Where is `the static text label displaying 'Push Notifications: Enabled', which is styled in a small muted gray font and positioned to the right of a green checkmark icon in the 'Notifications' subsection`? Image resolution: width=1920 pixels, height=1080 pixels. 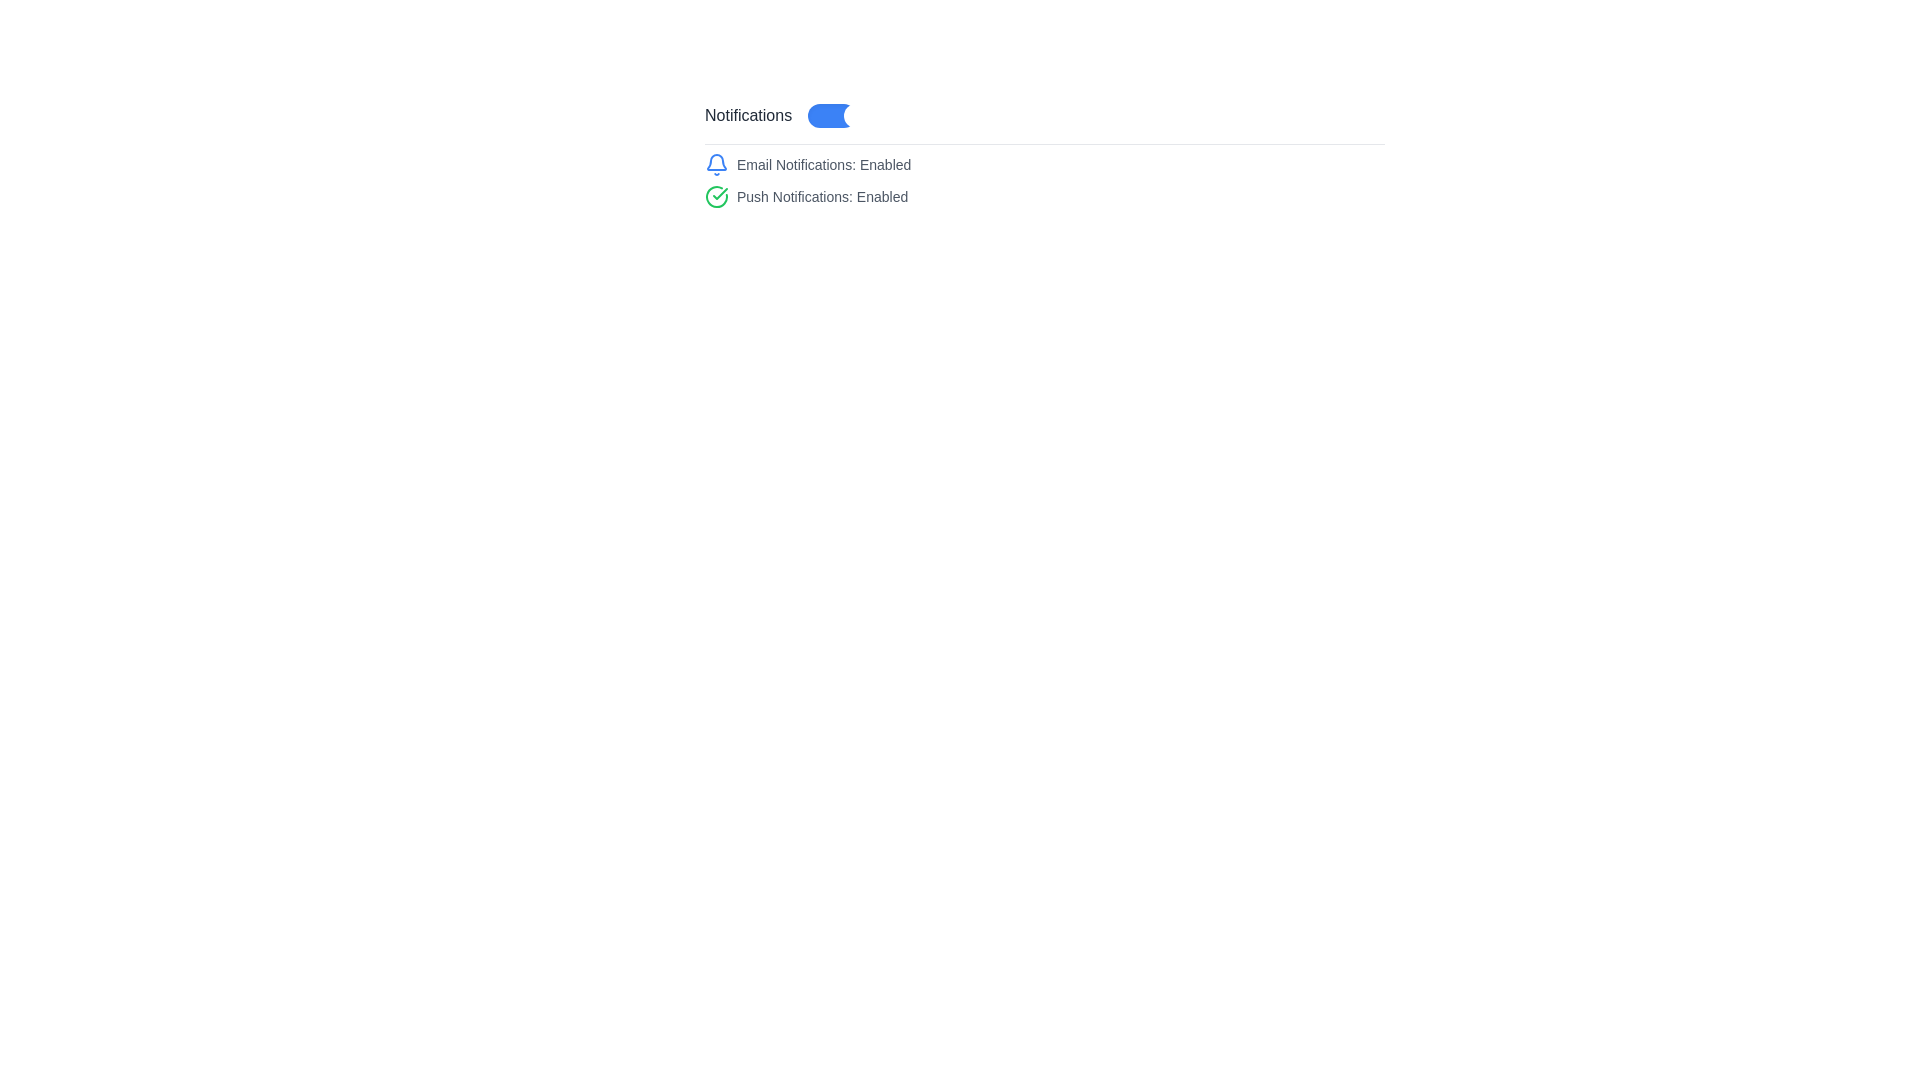
the static text label displaying 'Push Notifications: Enabled', which is styled in a small muted gray font and positioned to the right of a green checkmark icon in the 'Notifications' subsection is located at coordinates (822, 196).